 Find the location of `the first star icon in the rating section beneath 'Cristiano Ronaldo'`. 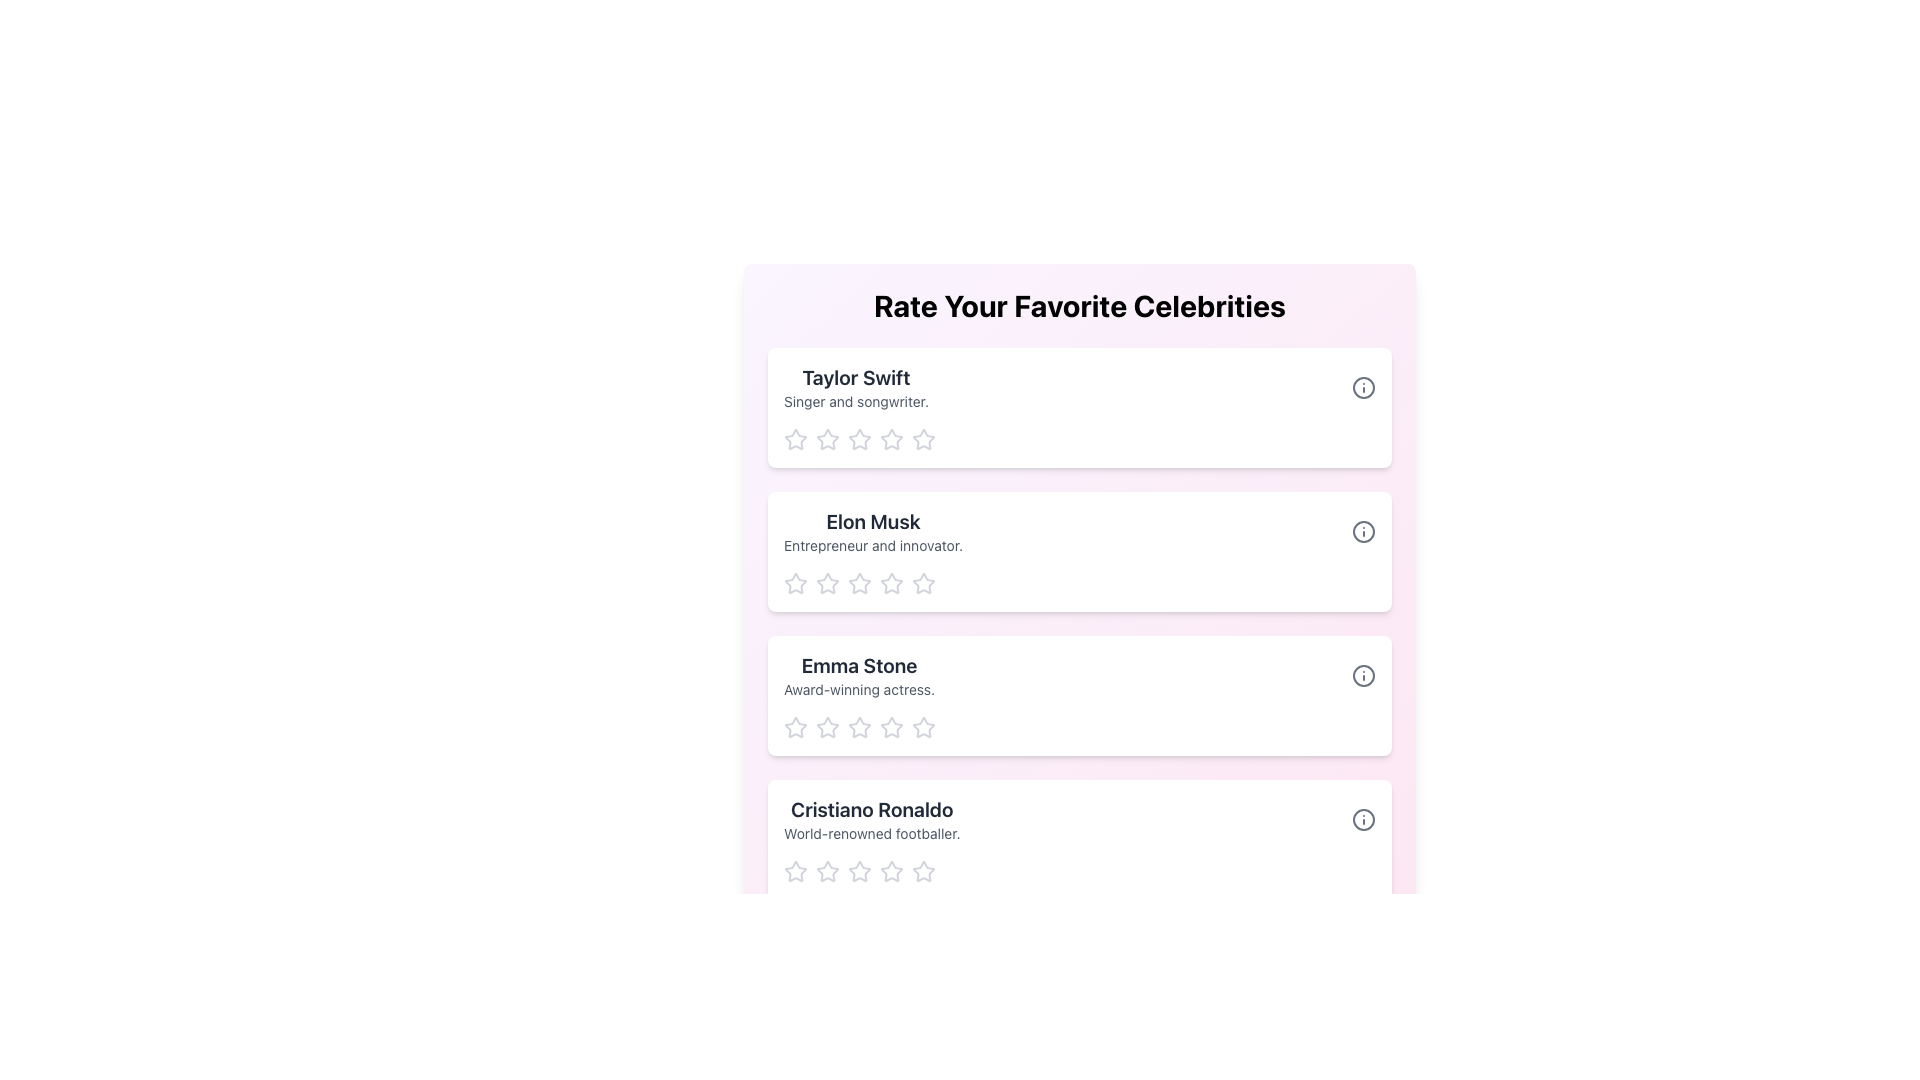

the first star icon in the rating section beneath 'Cristiano Ronaldo' is located at coordinates (828, 870).